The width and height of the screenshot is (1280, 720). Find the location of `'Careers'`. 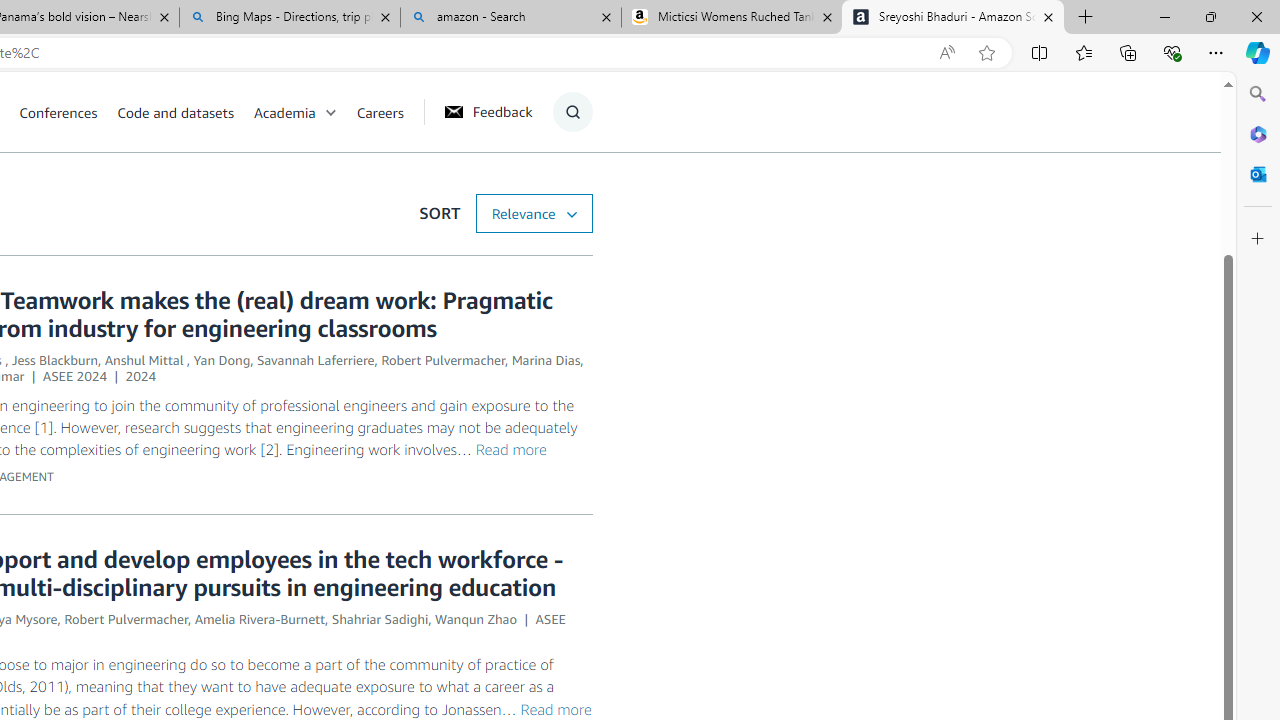

'Careers' is located at coordinates (380, 111).